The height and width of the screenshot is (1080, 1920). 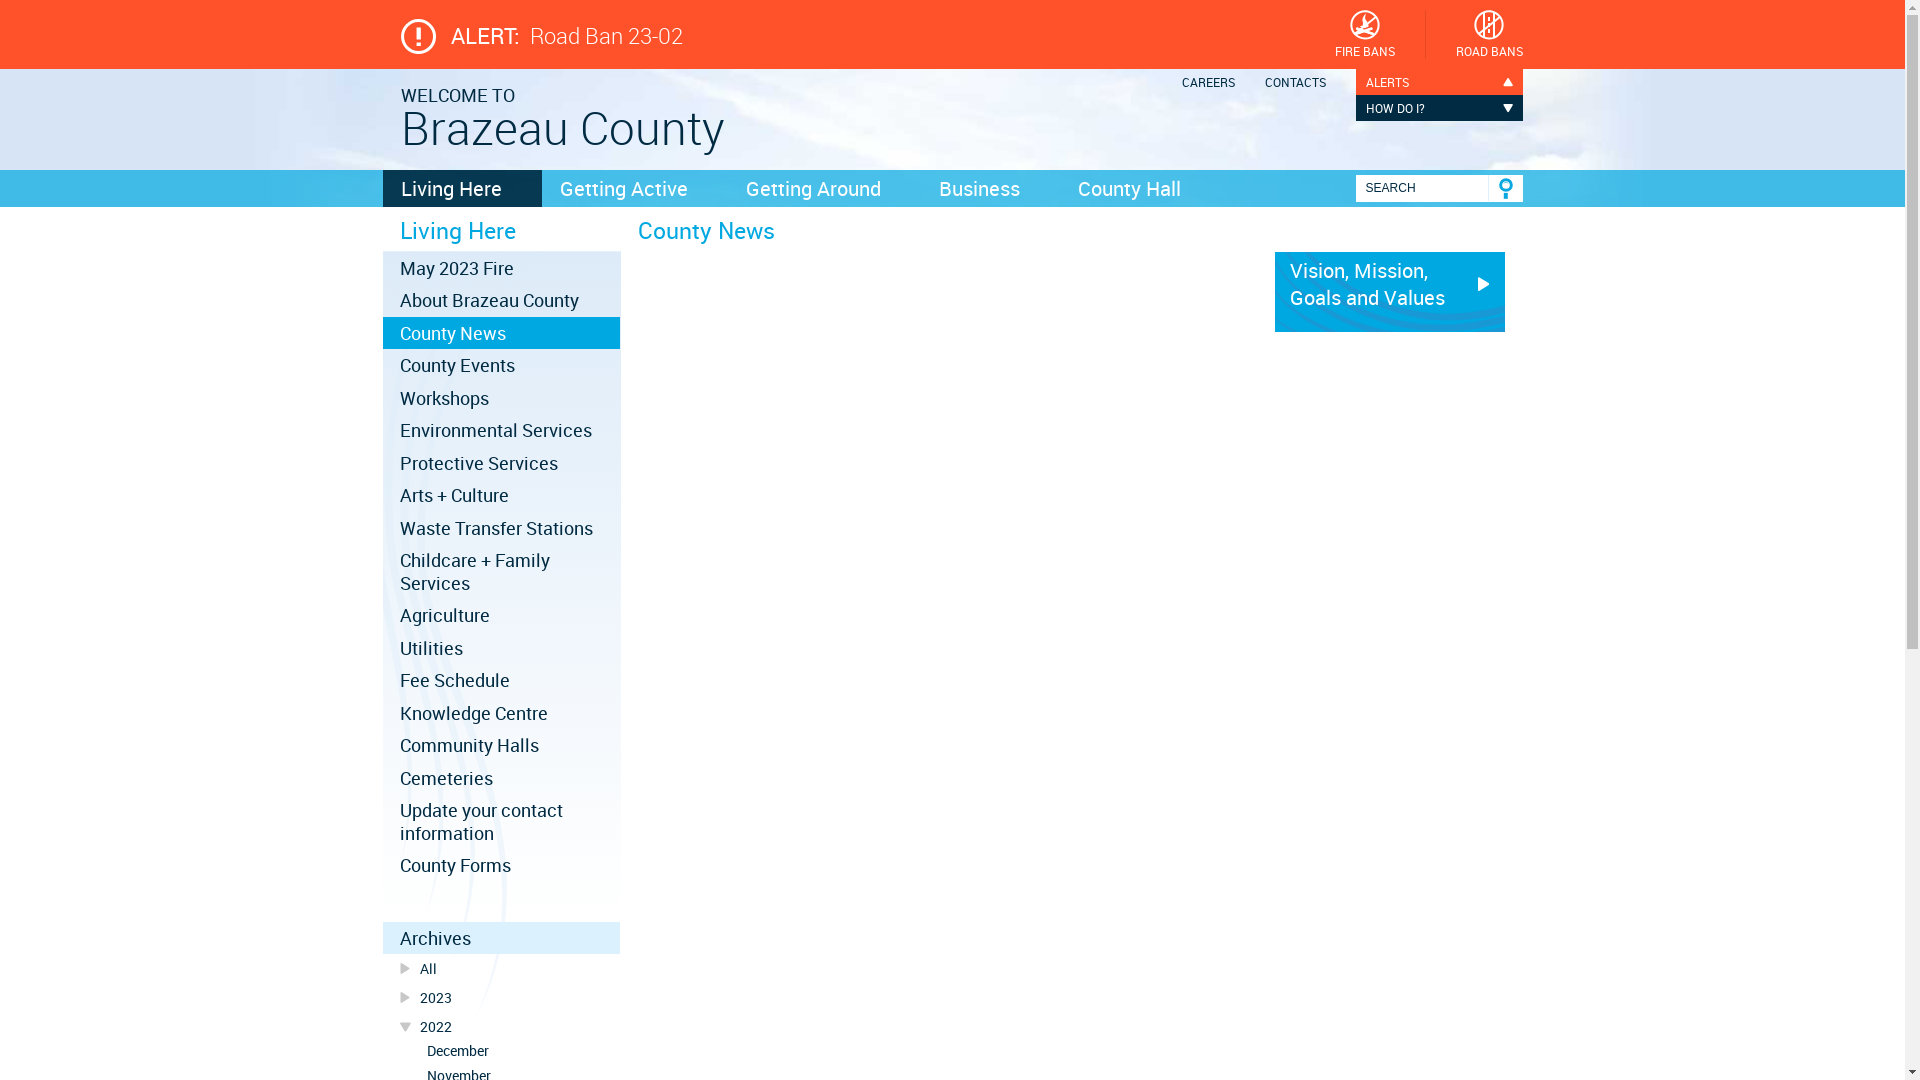 I want to click on 'CAREERS', so click(x=1207, y=80).